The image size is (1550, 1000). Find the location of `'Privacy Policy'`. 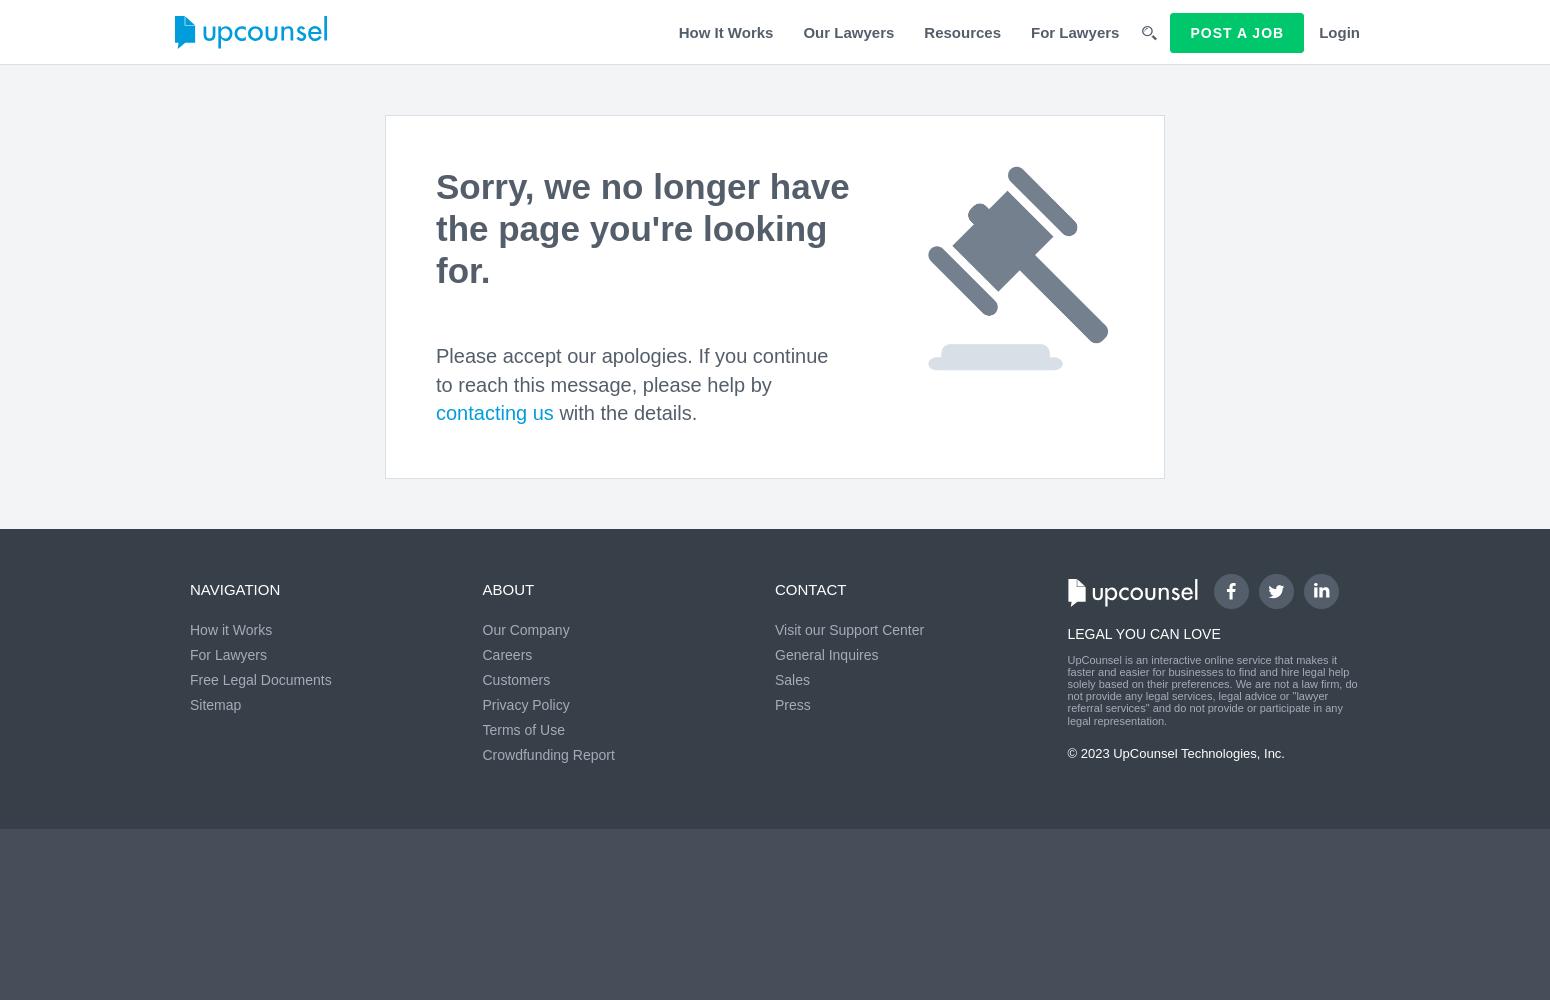

'Privacy Policy' is located at coordinates (524, 704).